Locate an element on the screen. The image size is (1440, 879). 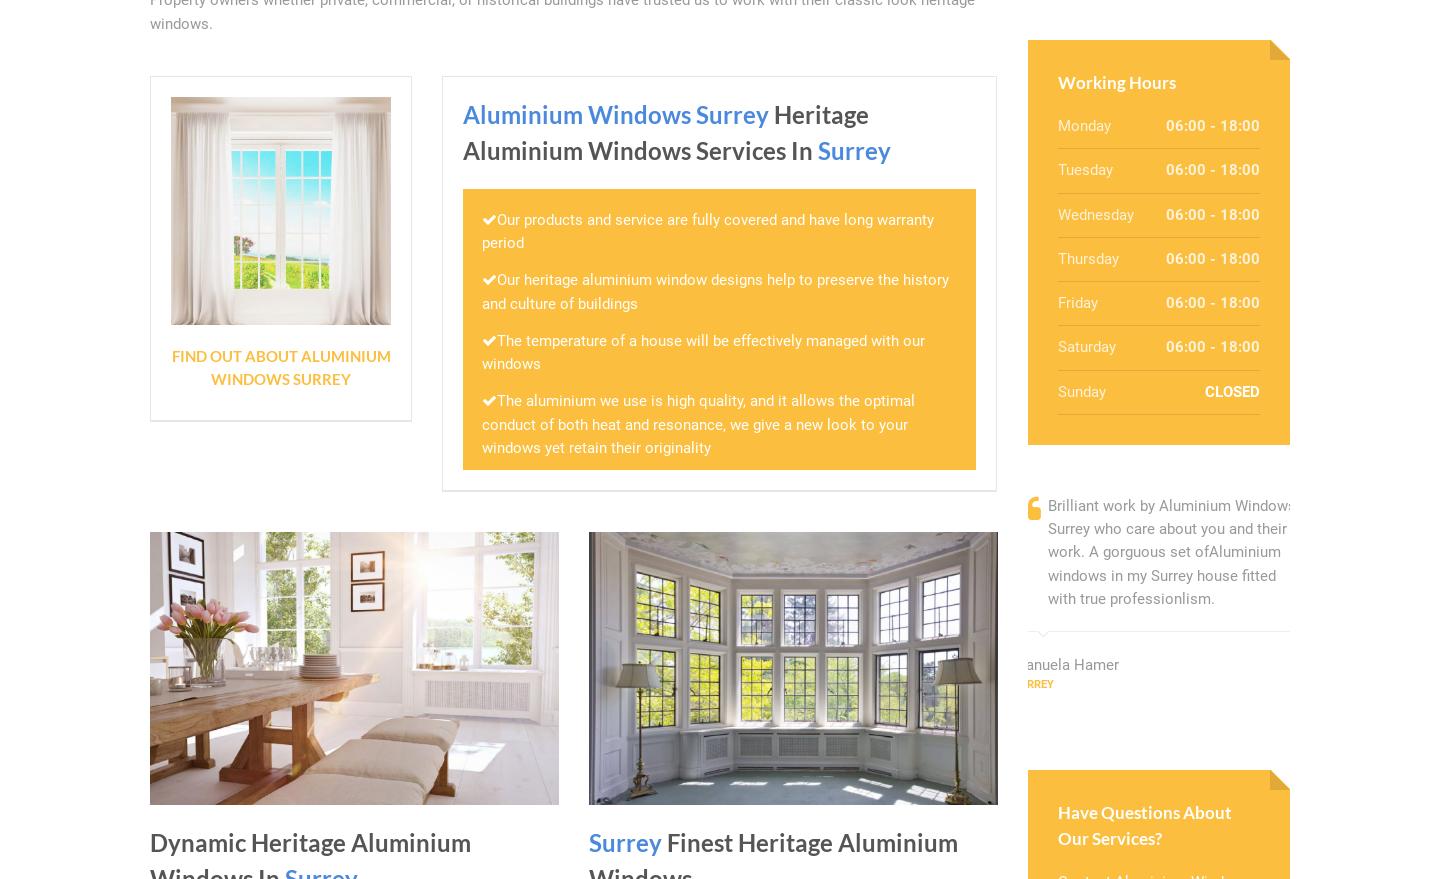
'Phillip Campbell' is located at coordinates (1357, 687).